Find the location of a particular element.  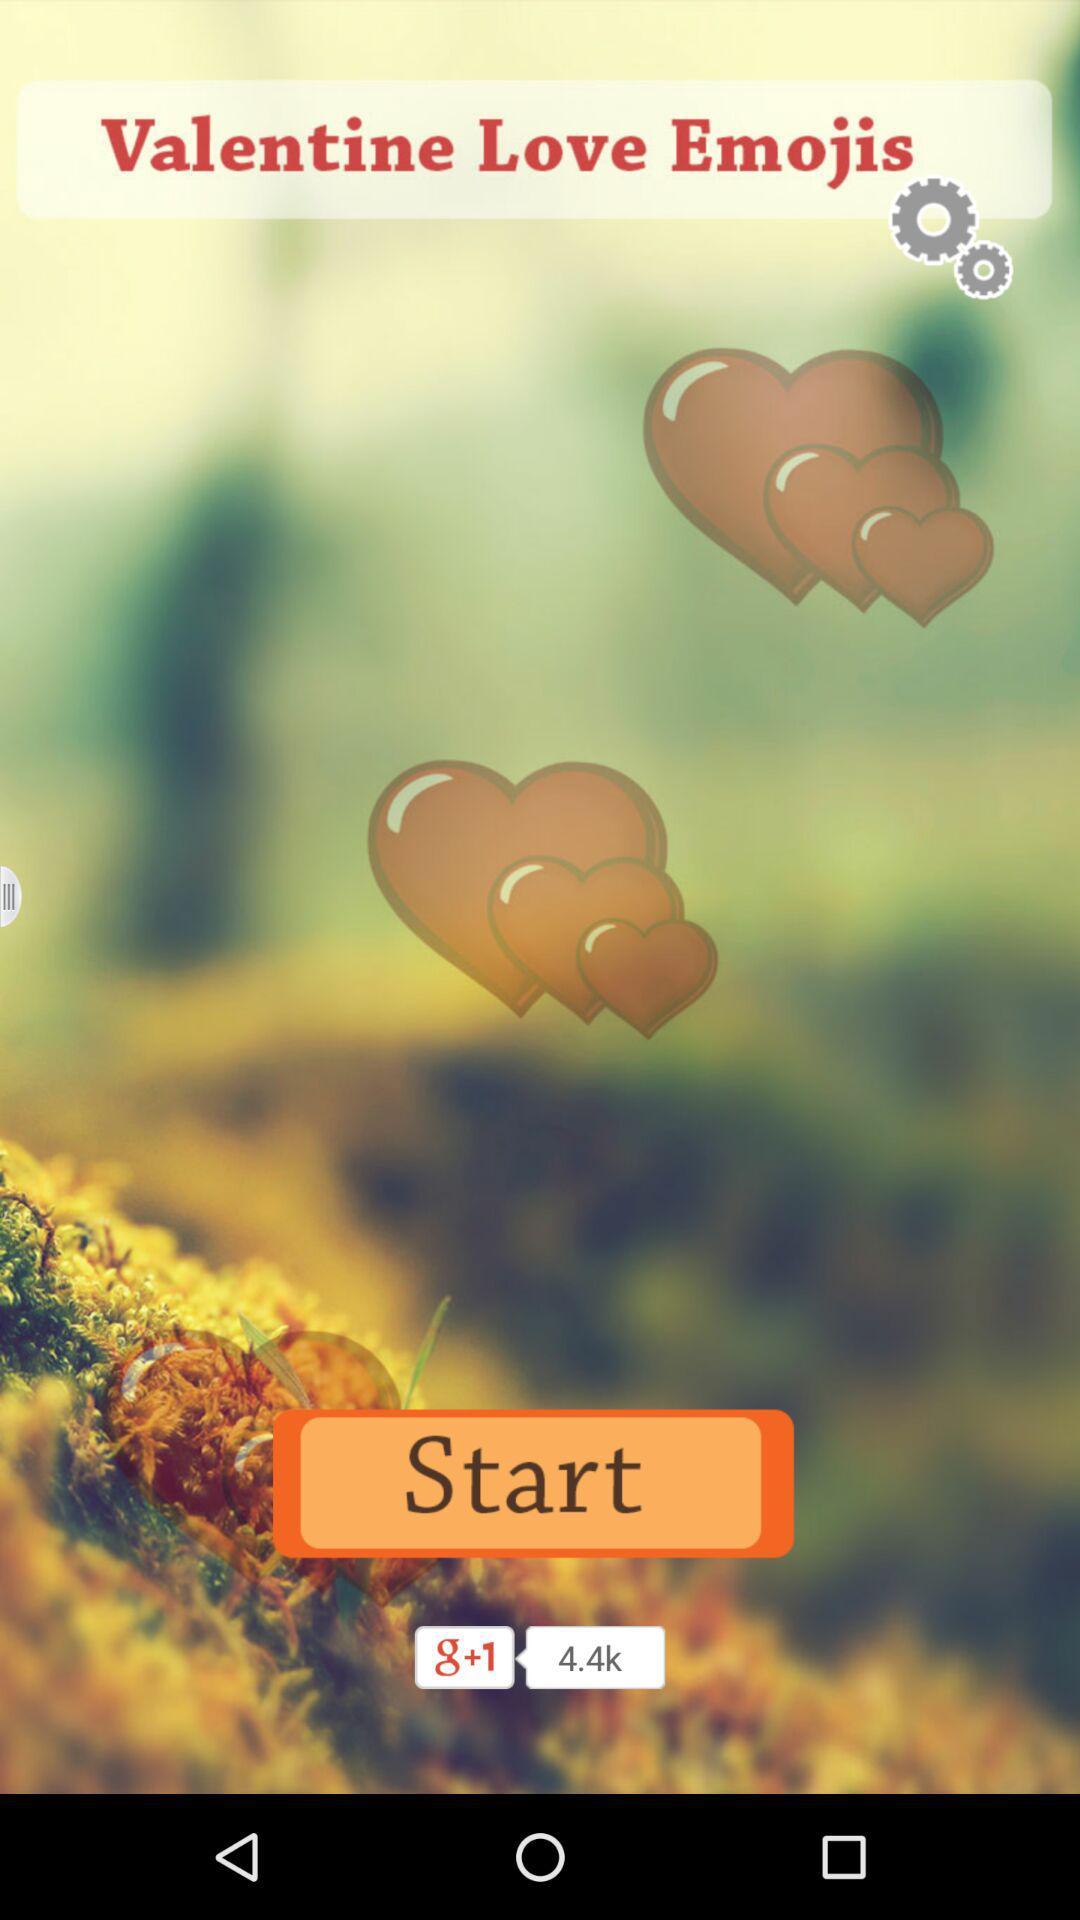

start is located at coordinates (540, 1484).